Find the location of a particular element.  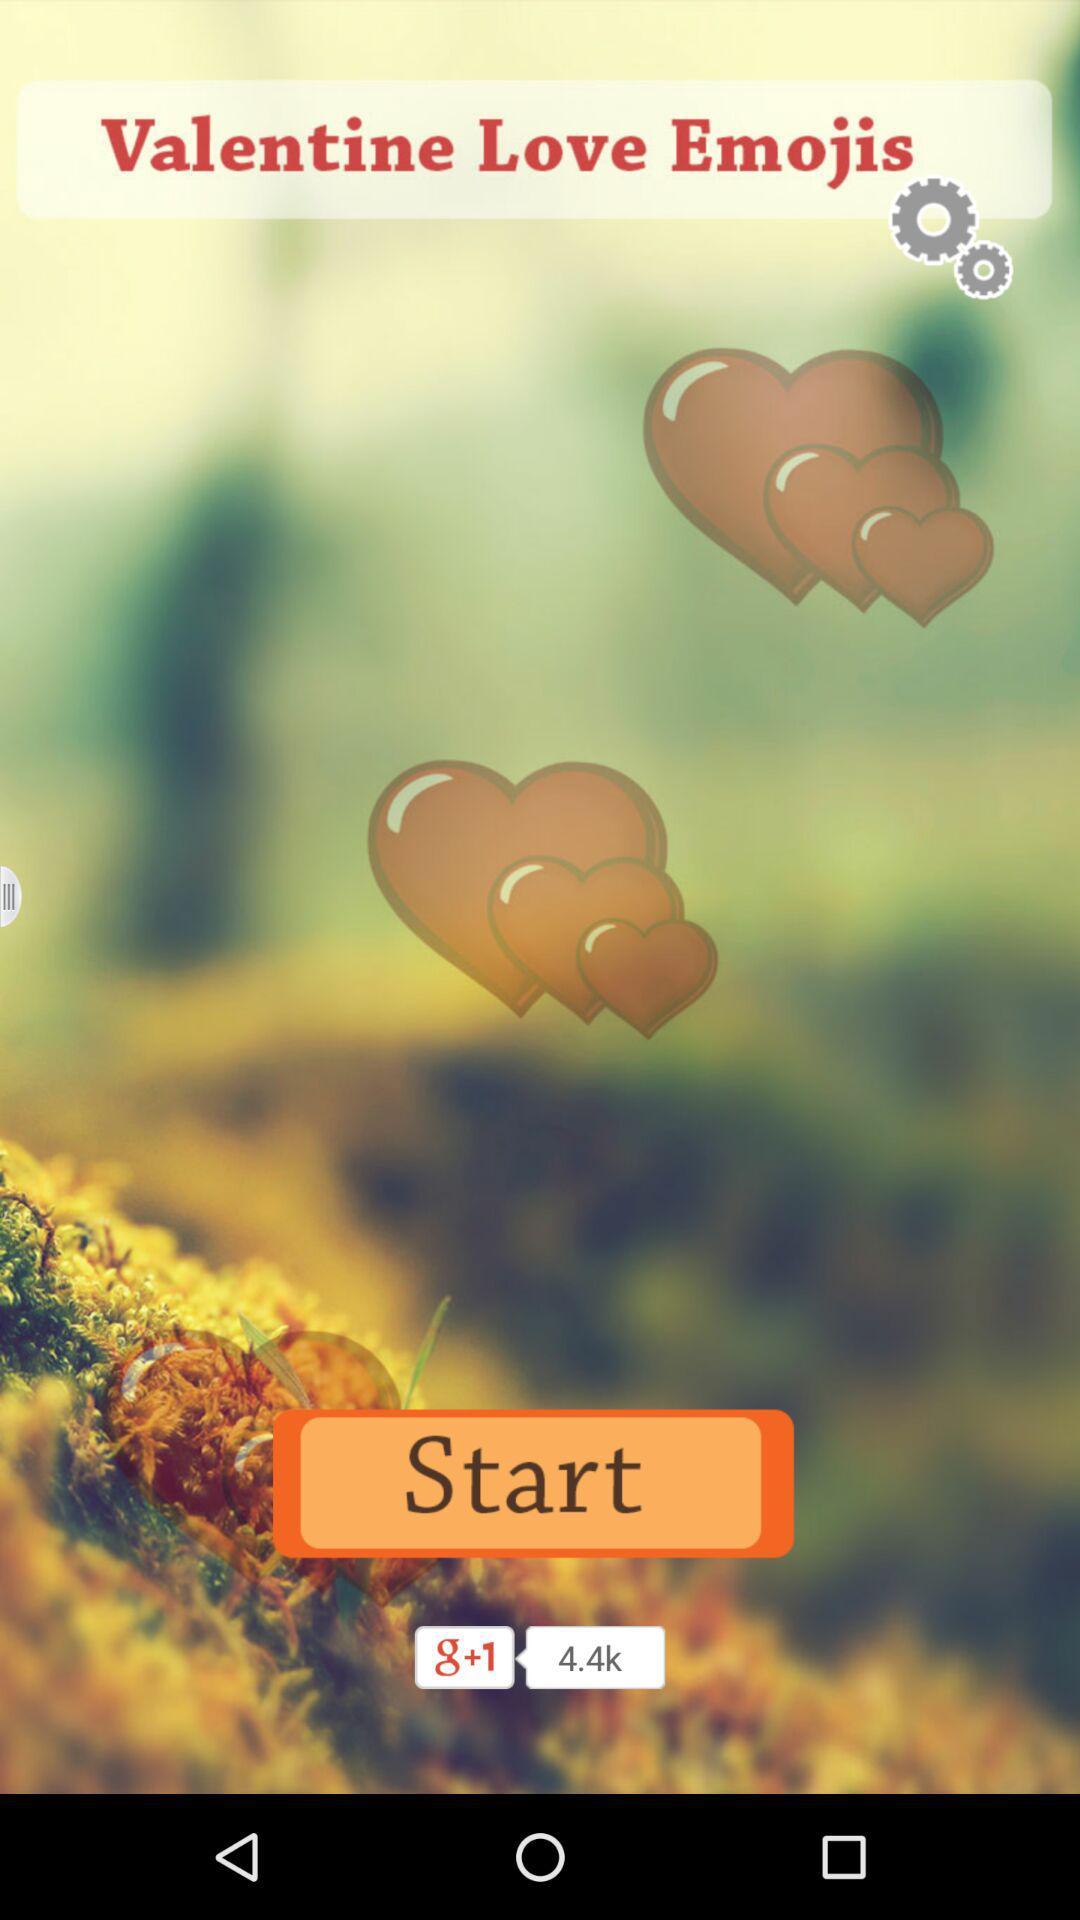

start is located at coordinates (540, 1484).